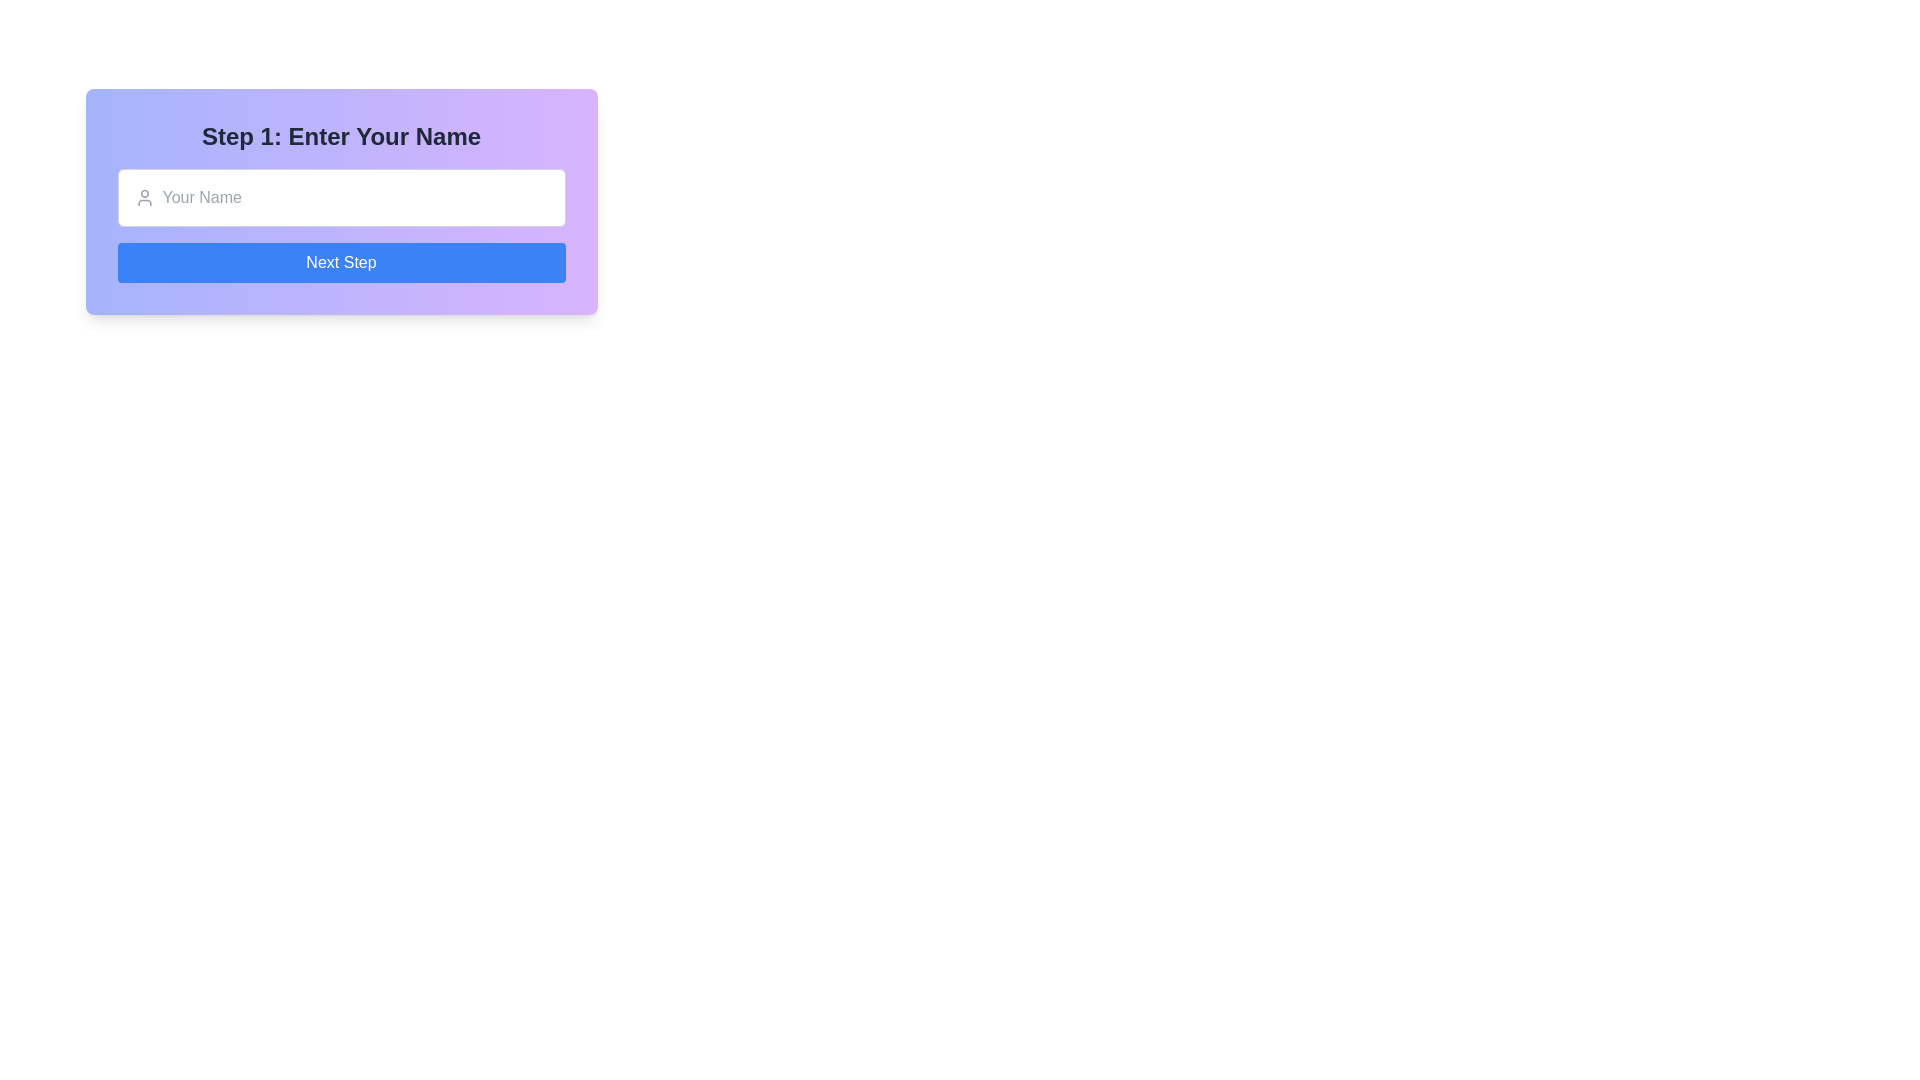 The height and width of the screenshot is (1080, 1920). What do you see at coordinates (341, 261) in the screenshot?
I see `the rectangular button with rounded corners, blue background, and white text reading 'Next Step' to proceed to the next step` at bounding box center [341, 261].